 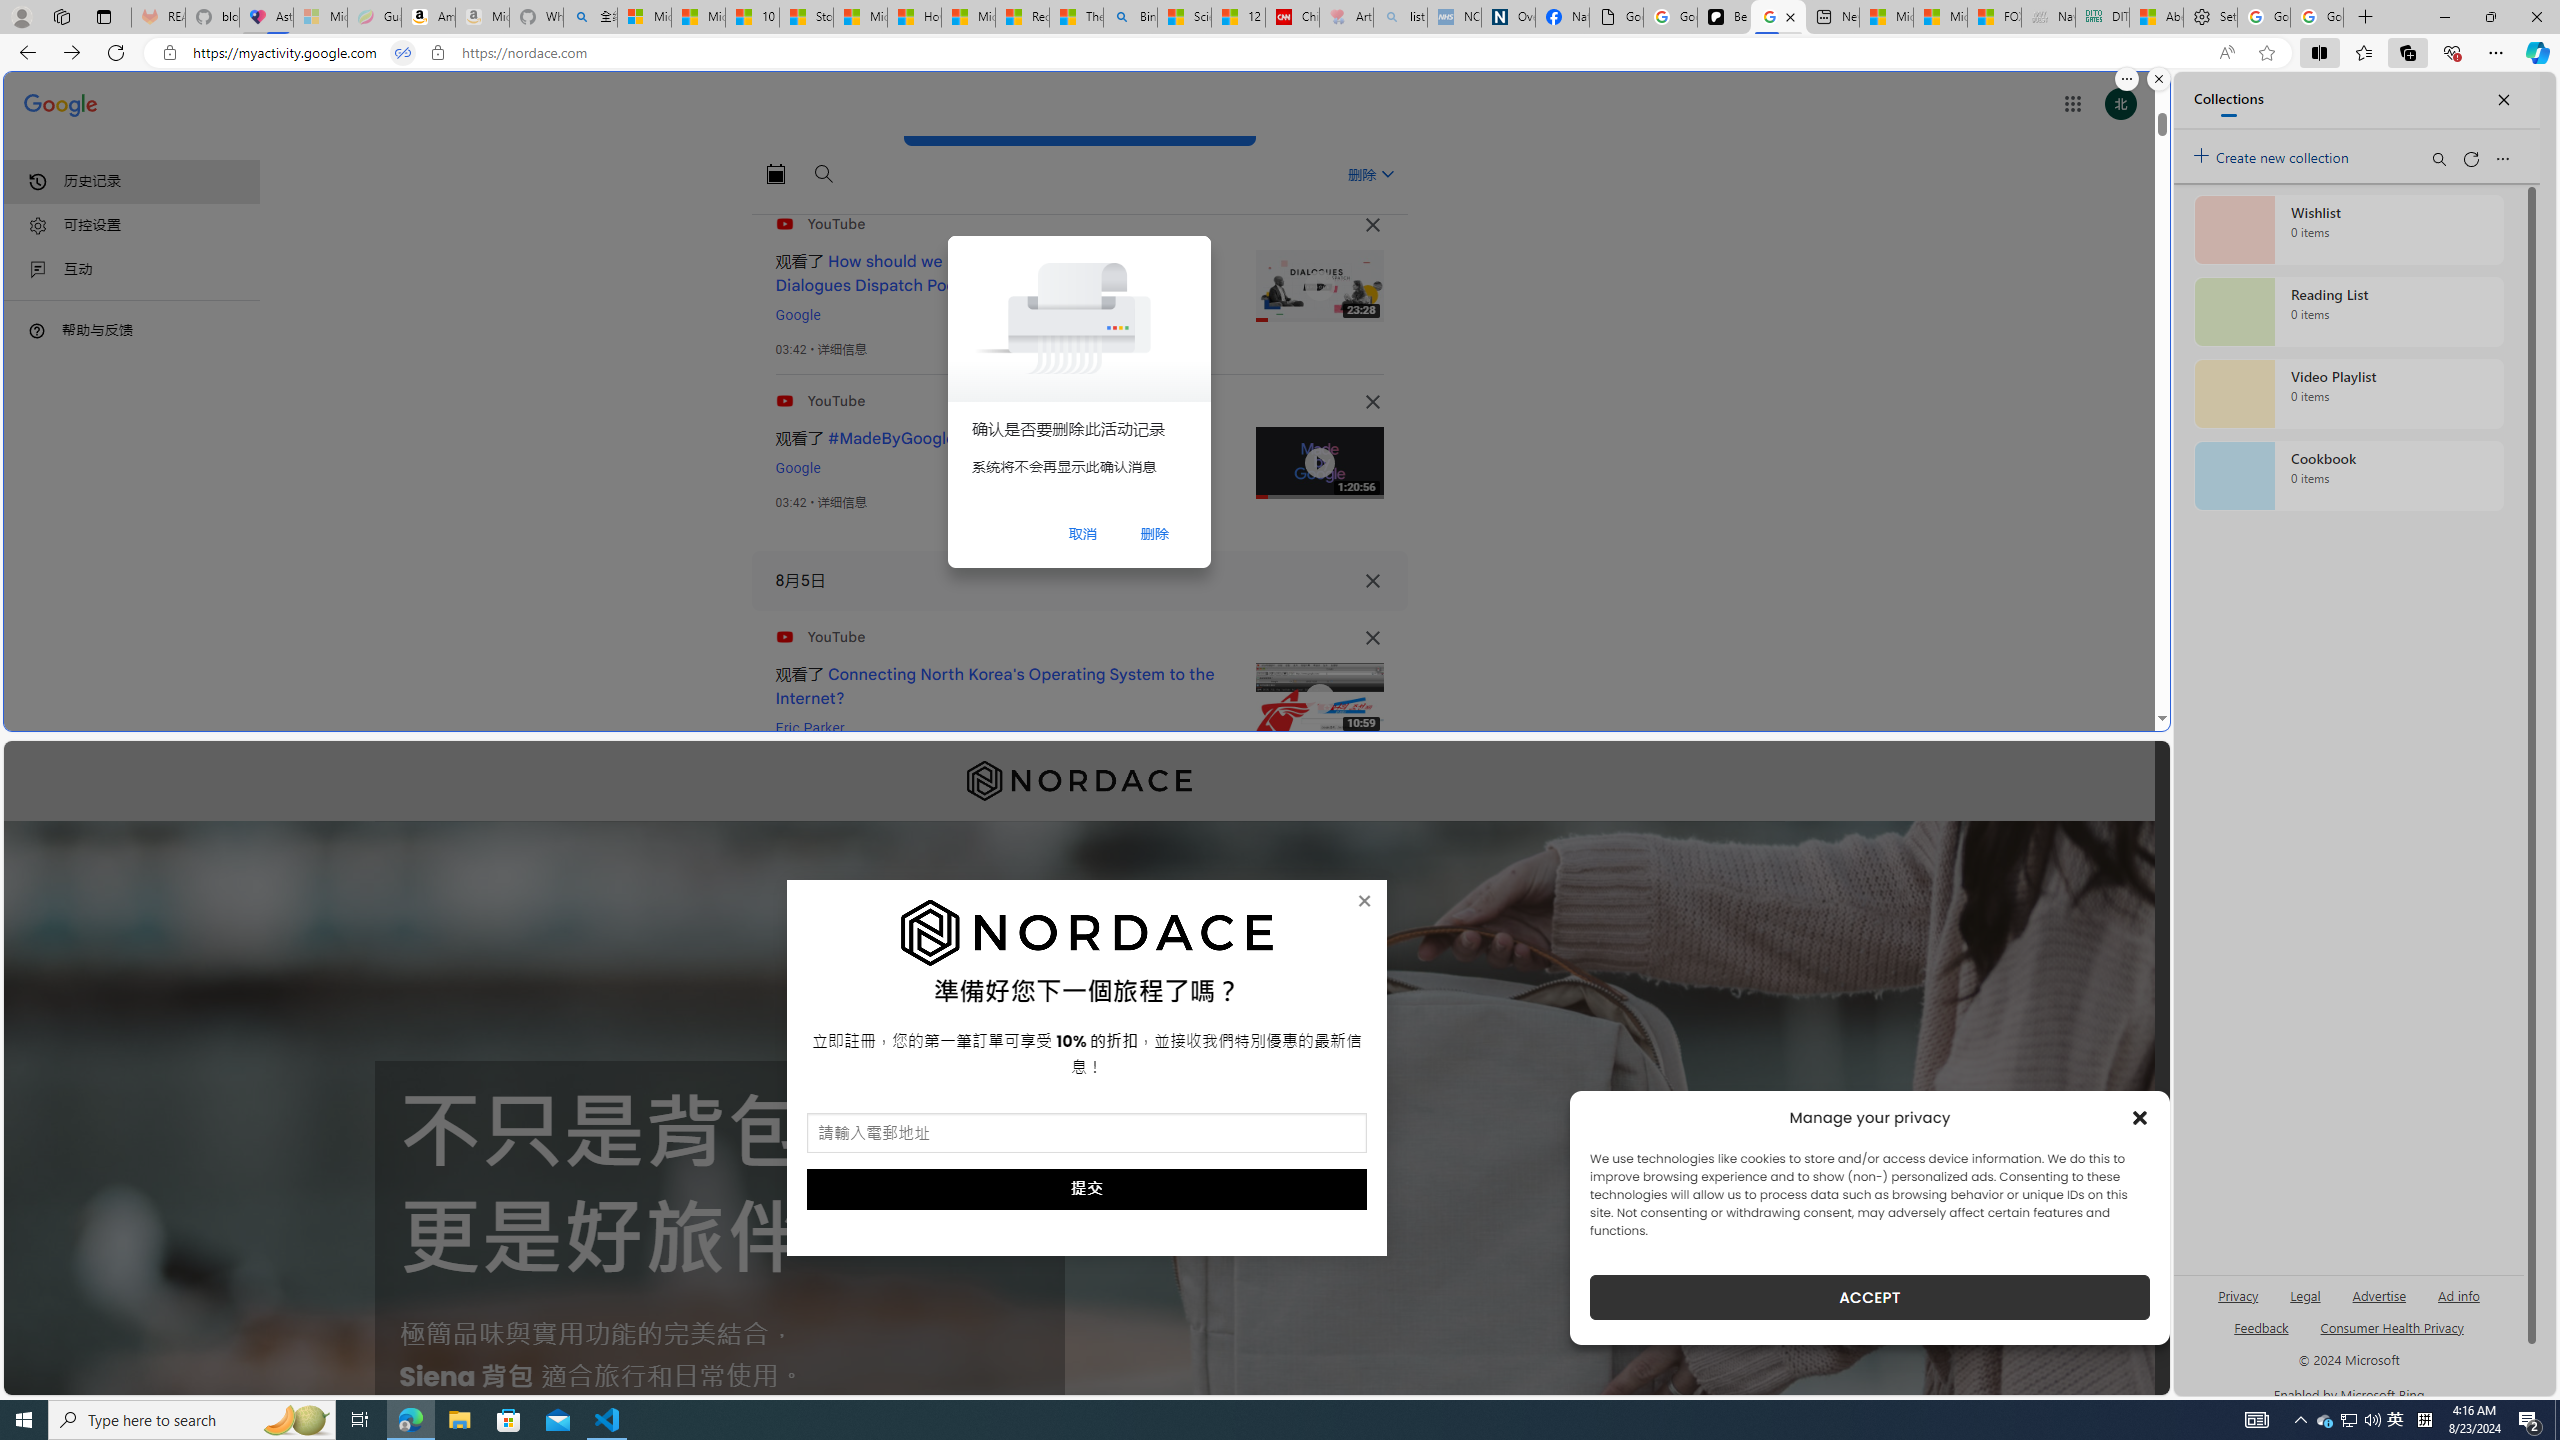 I want to click on 'AutomationID: field_5_1', so click(x=1085, y=1134).